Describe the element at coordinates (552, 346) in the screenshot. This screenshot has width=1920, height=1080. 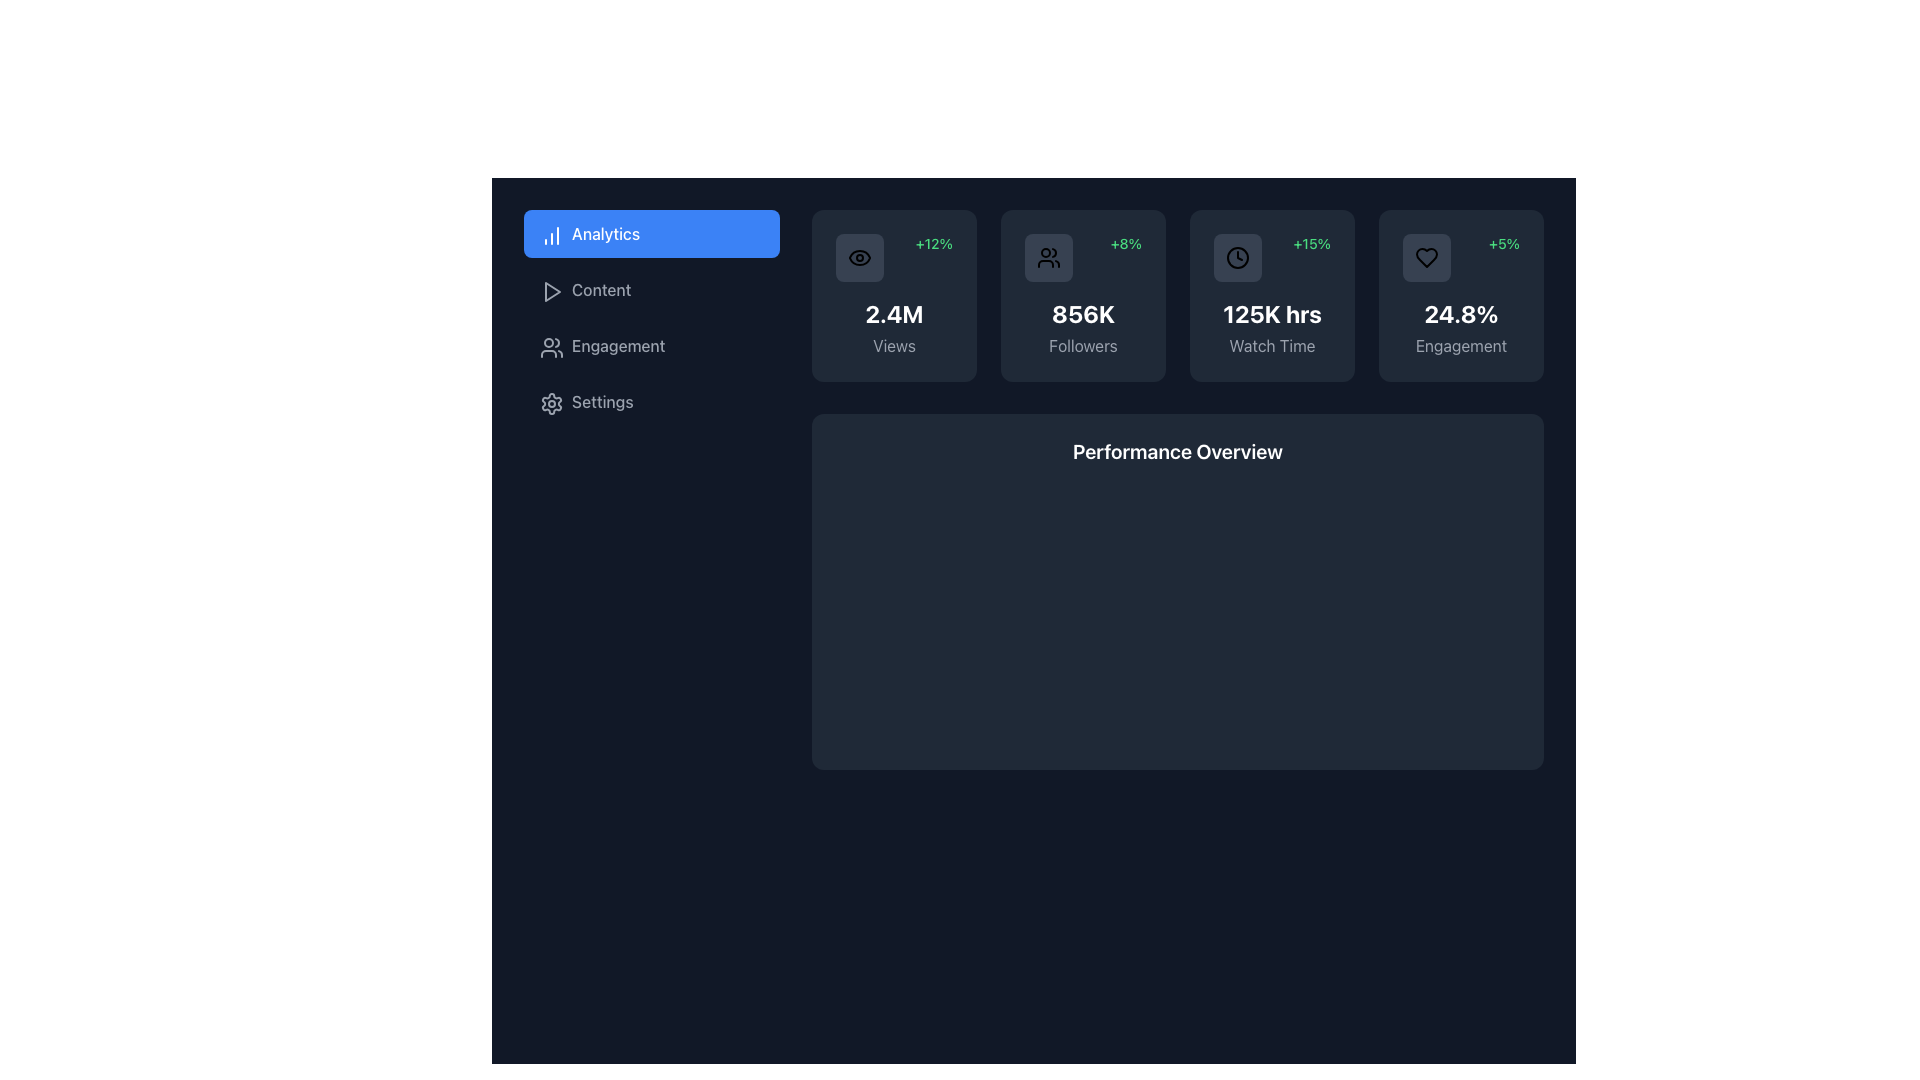
I see `the icon next to the 'Engagement' text label in the left-side navigation menu` at that location.